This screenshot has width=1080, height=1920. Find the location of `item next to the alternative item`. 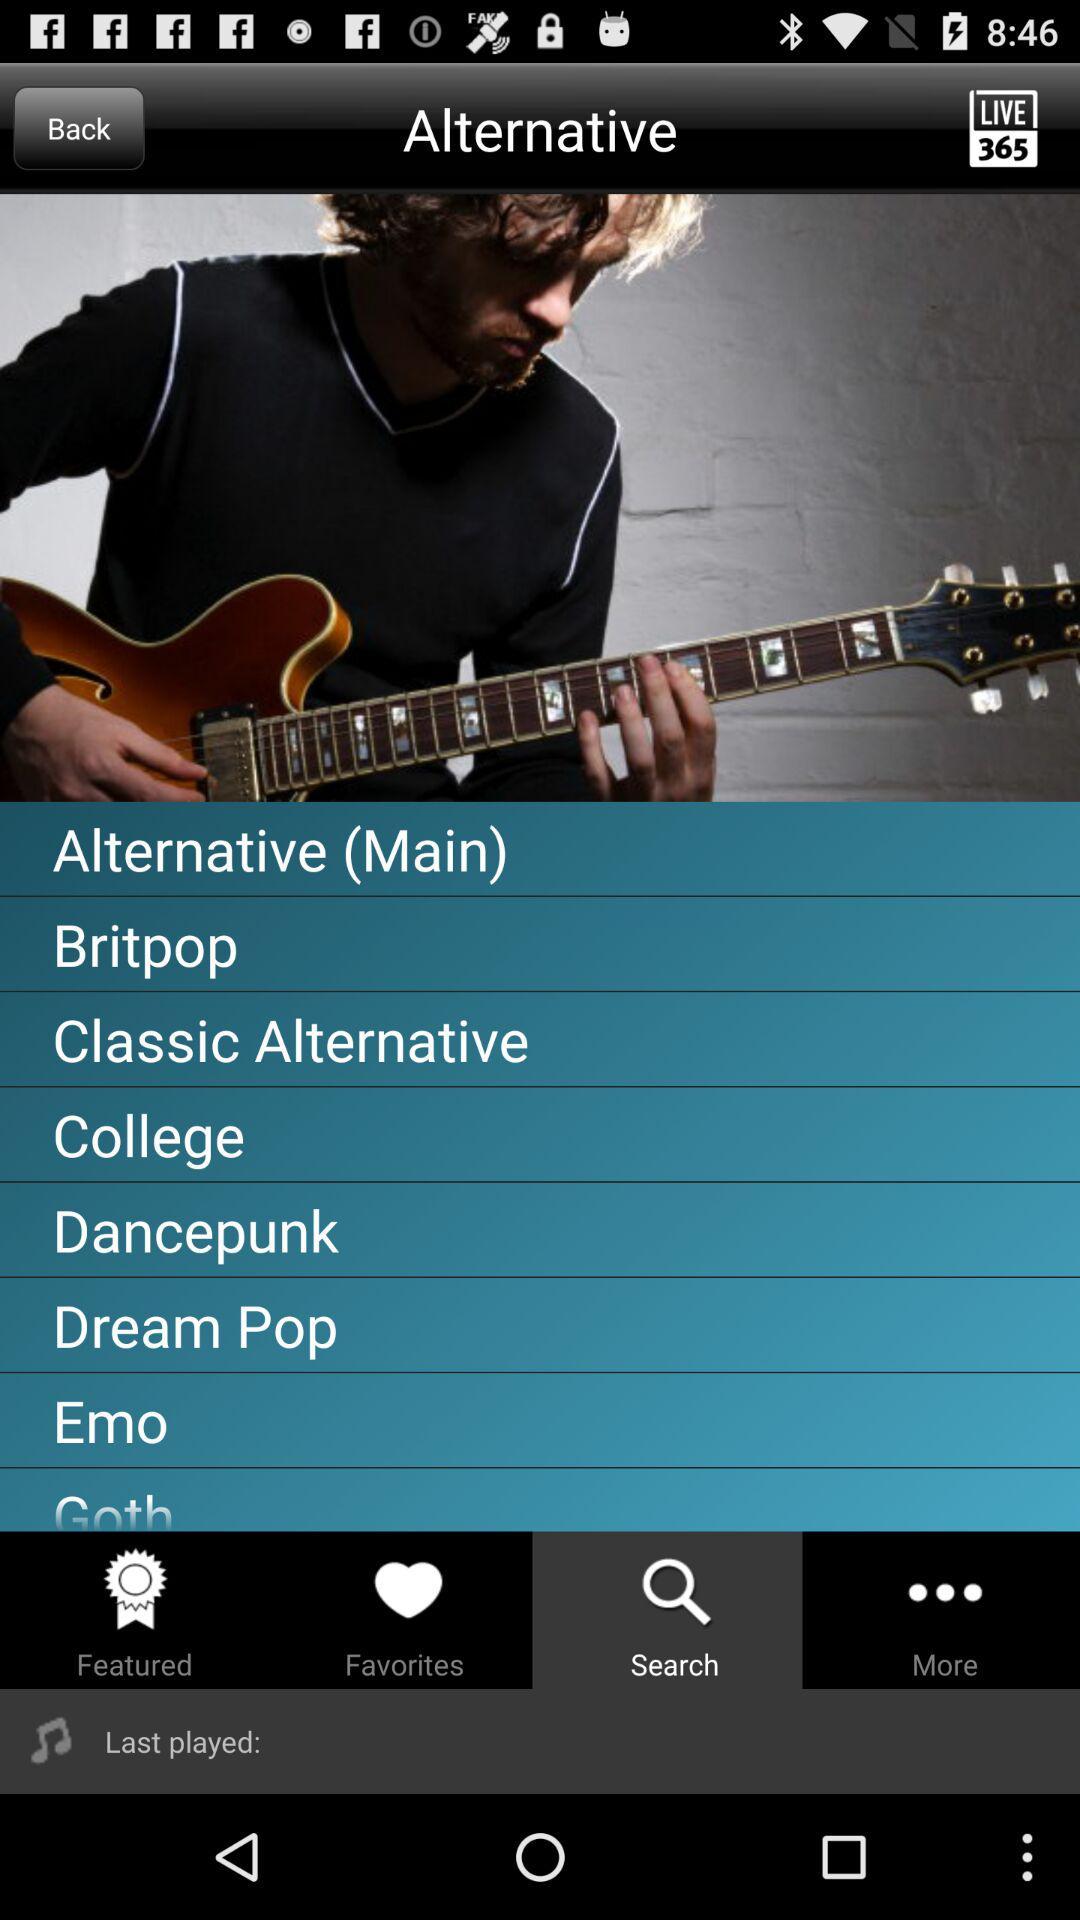

item next to the alternative item is located at coordinates (78, 127).